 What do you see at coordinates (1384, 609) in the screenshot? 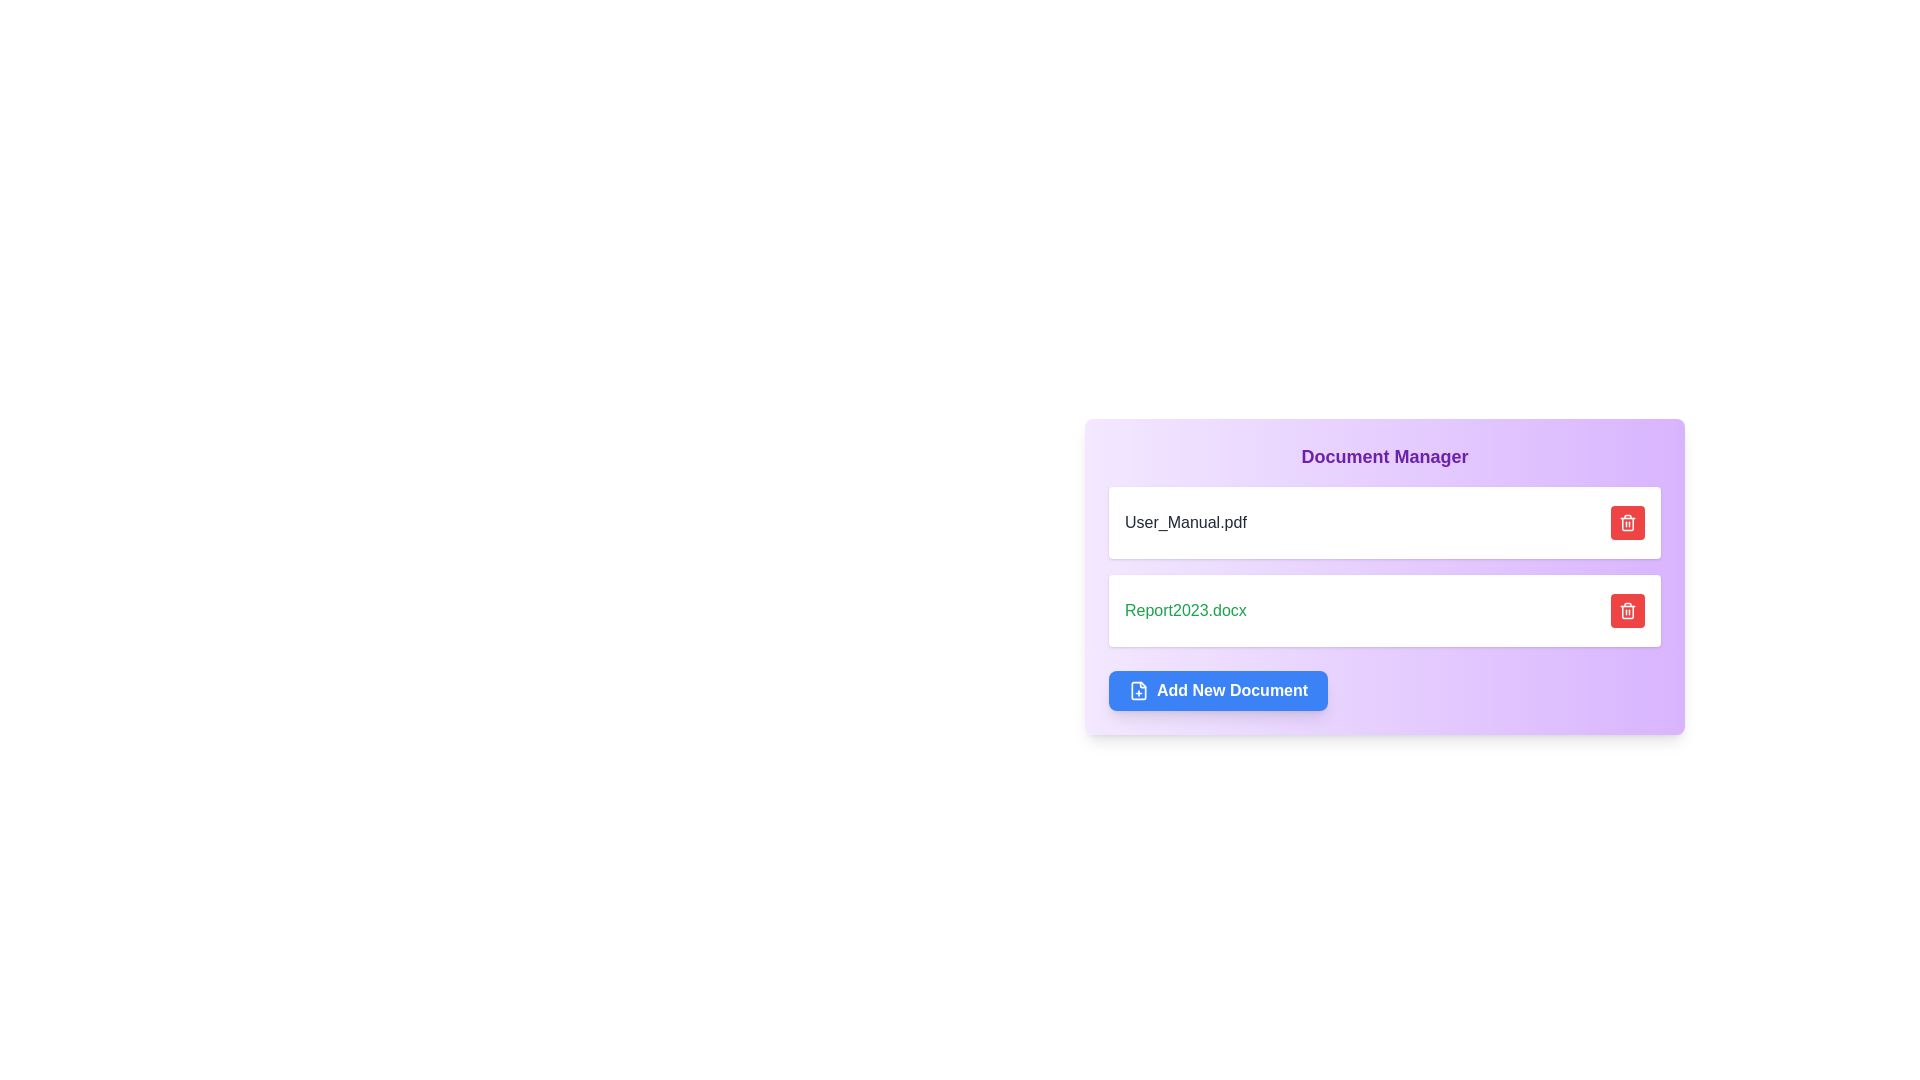
I see `the file name 'Report2023.docx' from the interactive list item` at bounding box center [1384, 609].